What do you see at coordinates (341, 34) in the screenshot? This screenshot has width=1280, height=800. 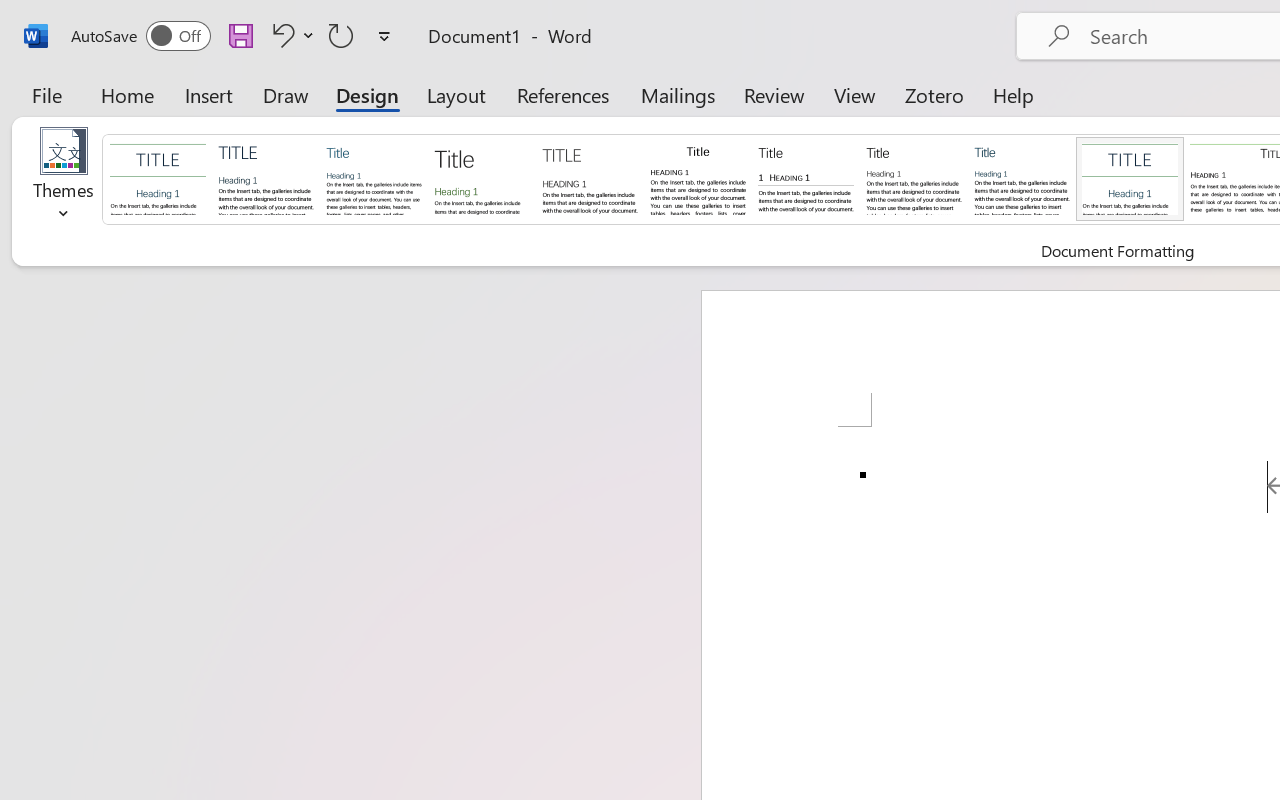 I see `'Repeat Style'` at bounding box center [341, 34].